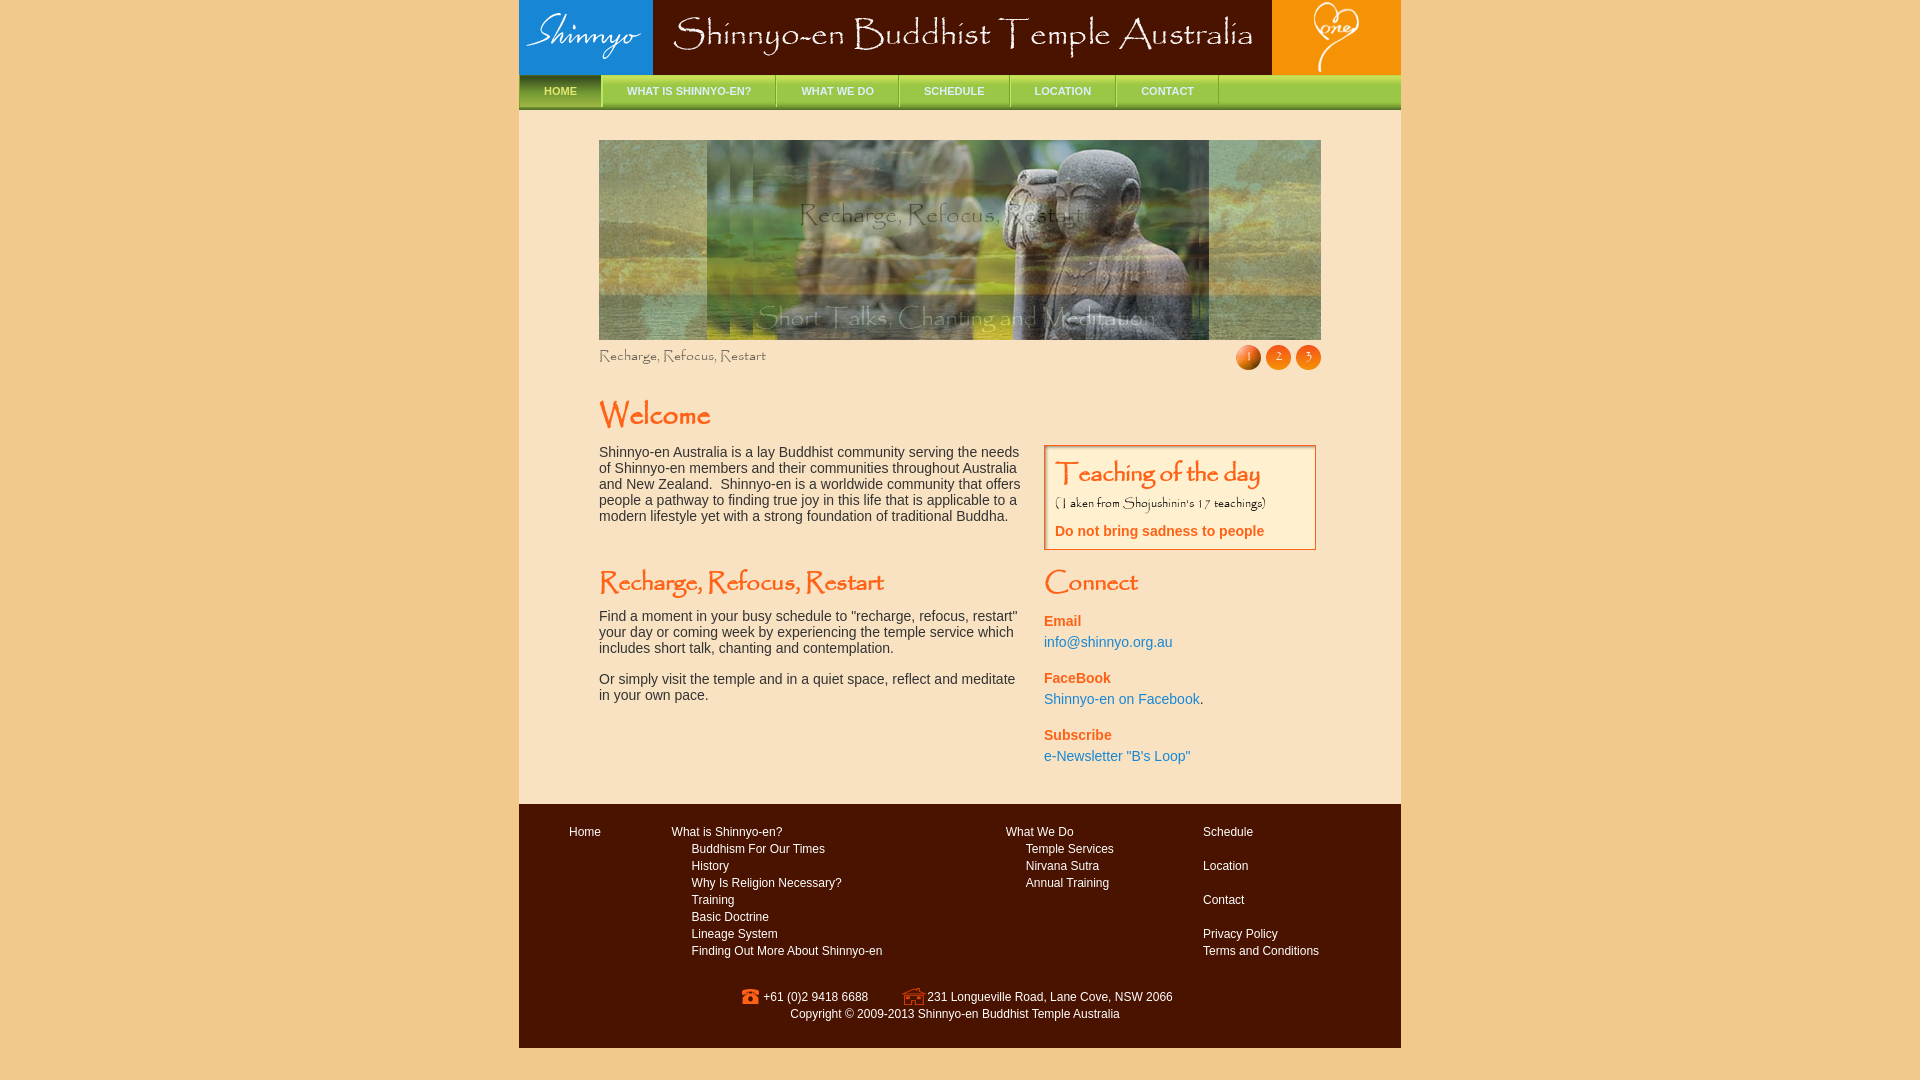 The width and height of the screenshot is (1920, 1080). I want to click on 'Shinnyo', so click(584, 43).